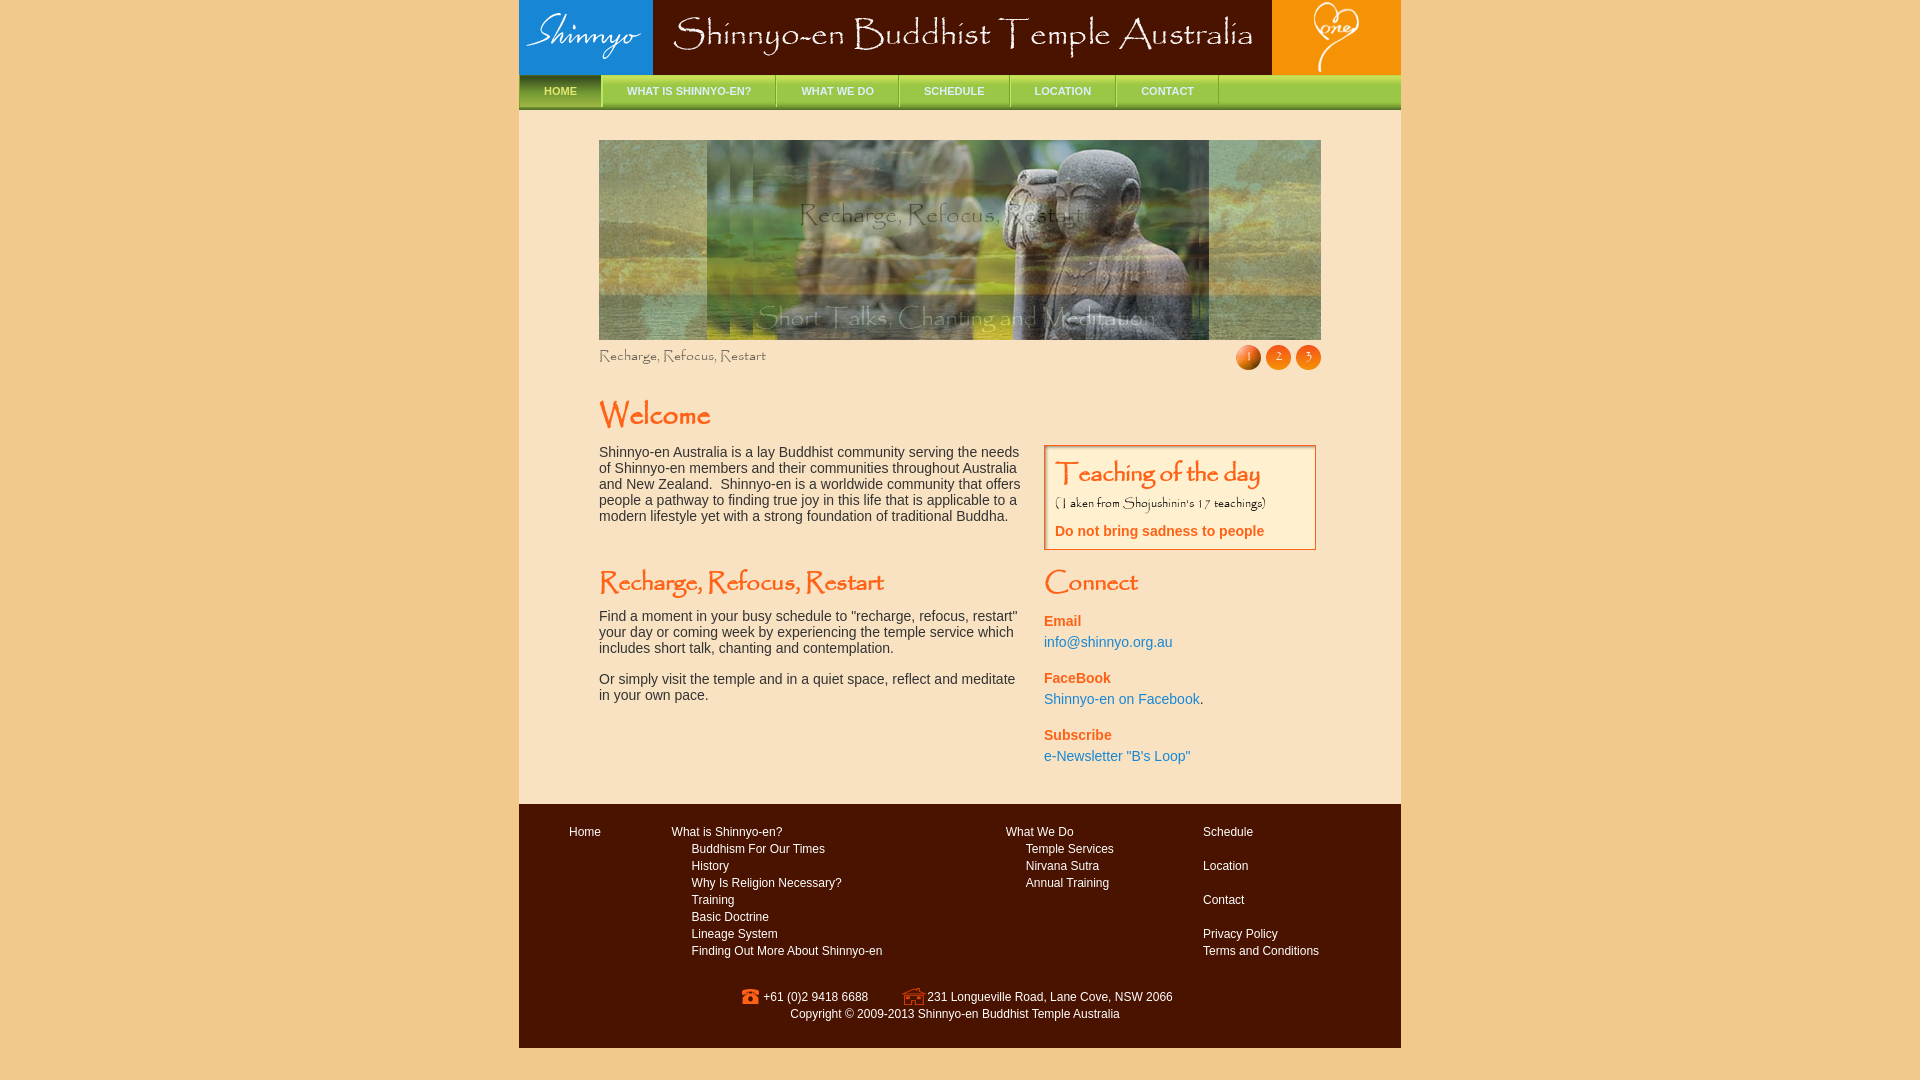 The width and height of the screenshot is (1920, 1080). I want to click on 'Shinnyo', so click(584, 43).